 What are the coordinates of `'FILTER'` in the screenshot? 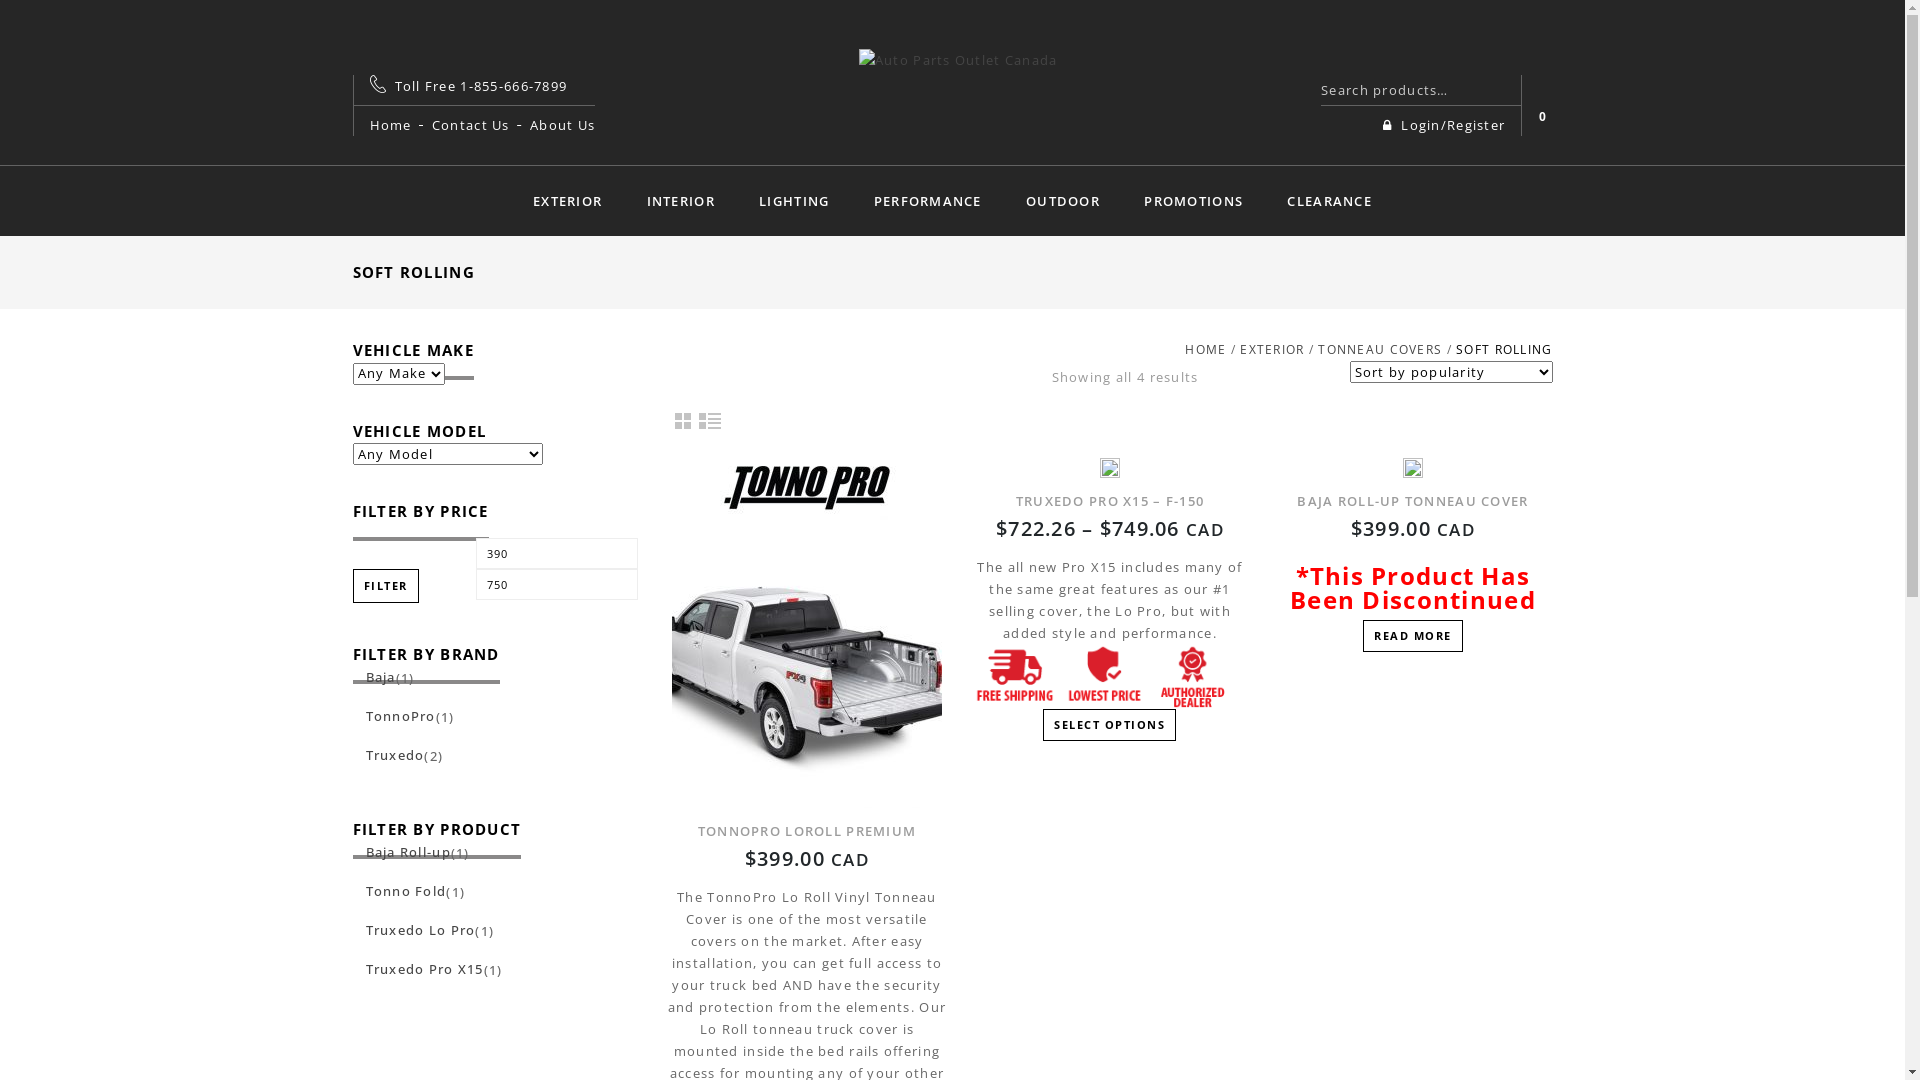 It's located at (384, 585).